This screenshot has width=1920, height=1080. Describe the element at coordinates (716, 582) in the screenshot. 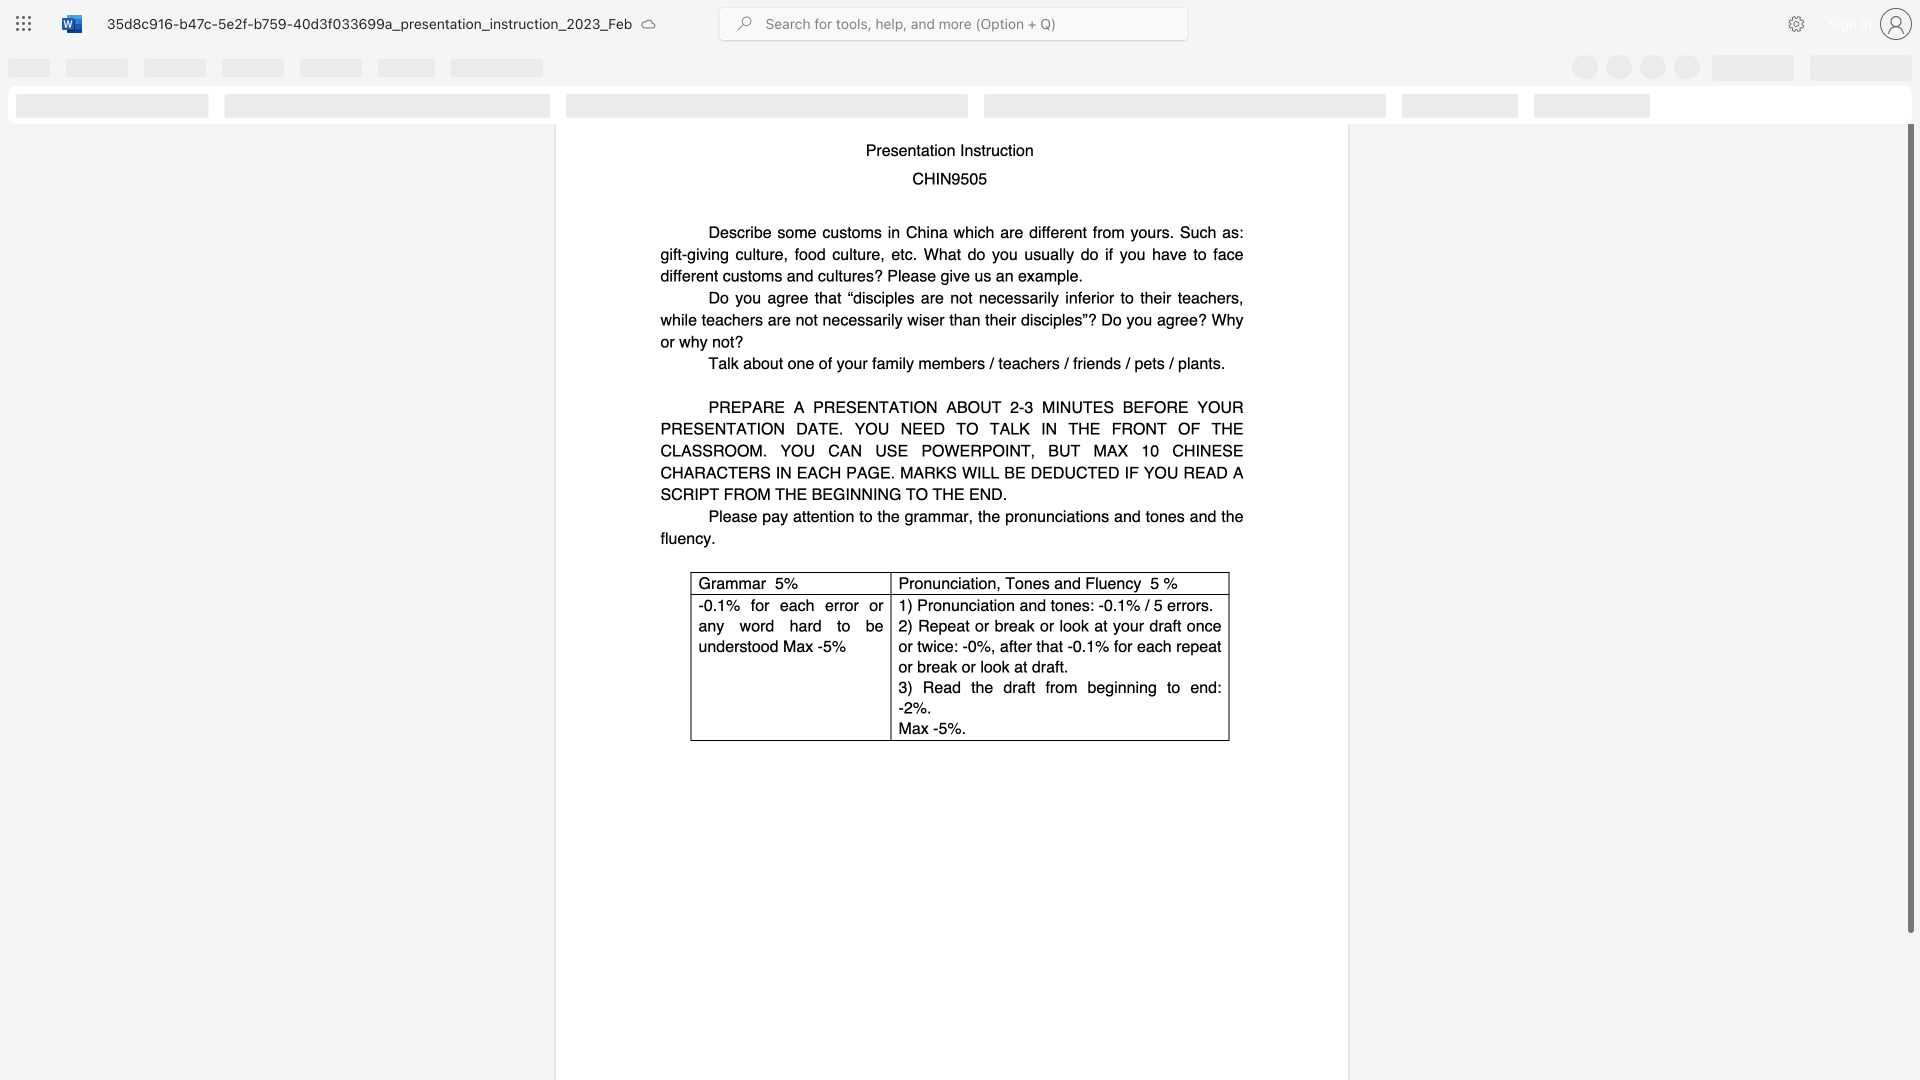

I see `the subset text "ammar  5%" within the text "Grammar  5%"` at that location.